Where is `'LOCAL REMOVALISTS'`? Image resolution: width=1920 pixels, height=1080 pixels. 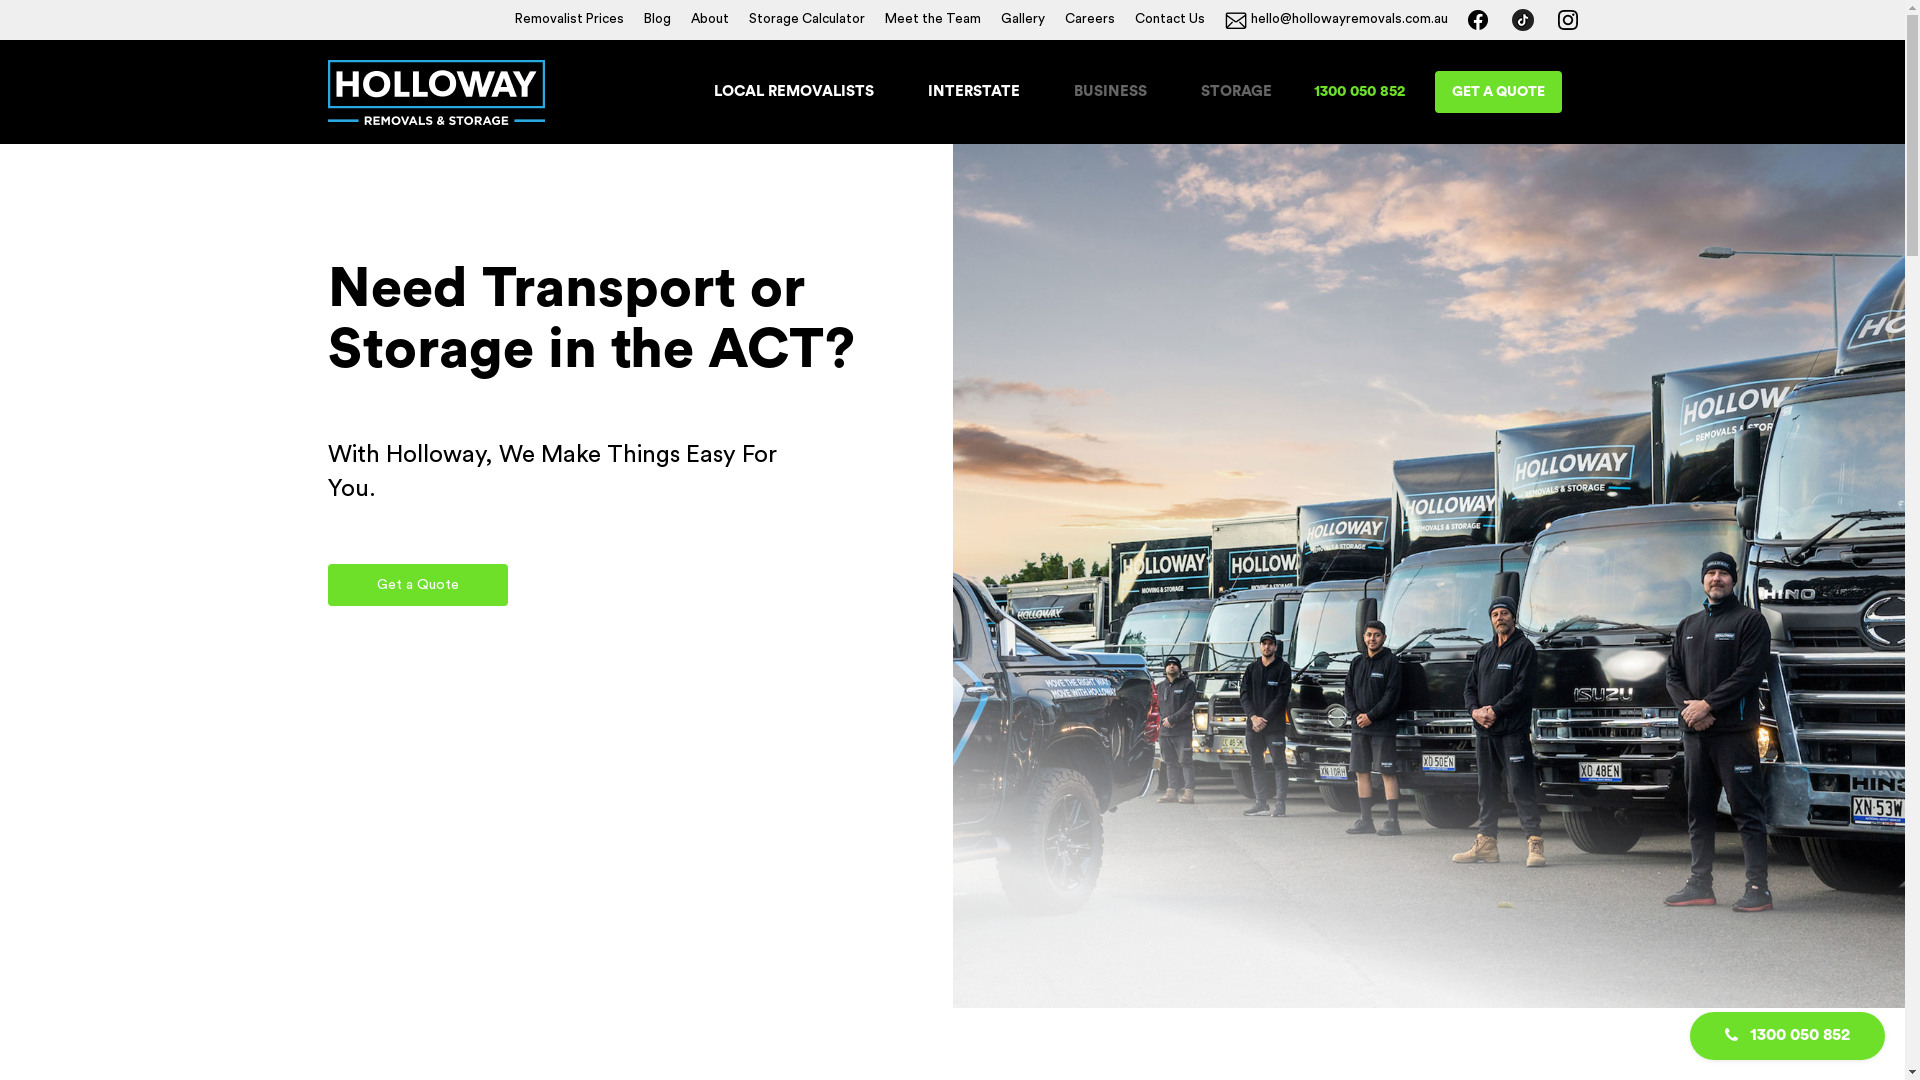 'LOCAL REMOVALISTS' is located at coordinates (792, 91).